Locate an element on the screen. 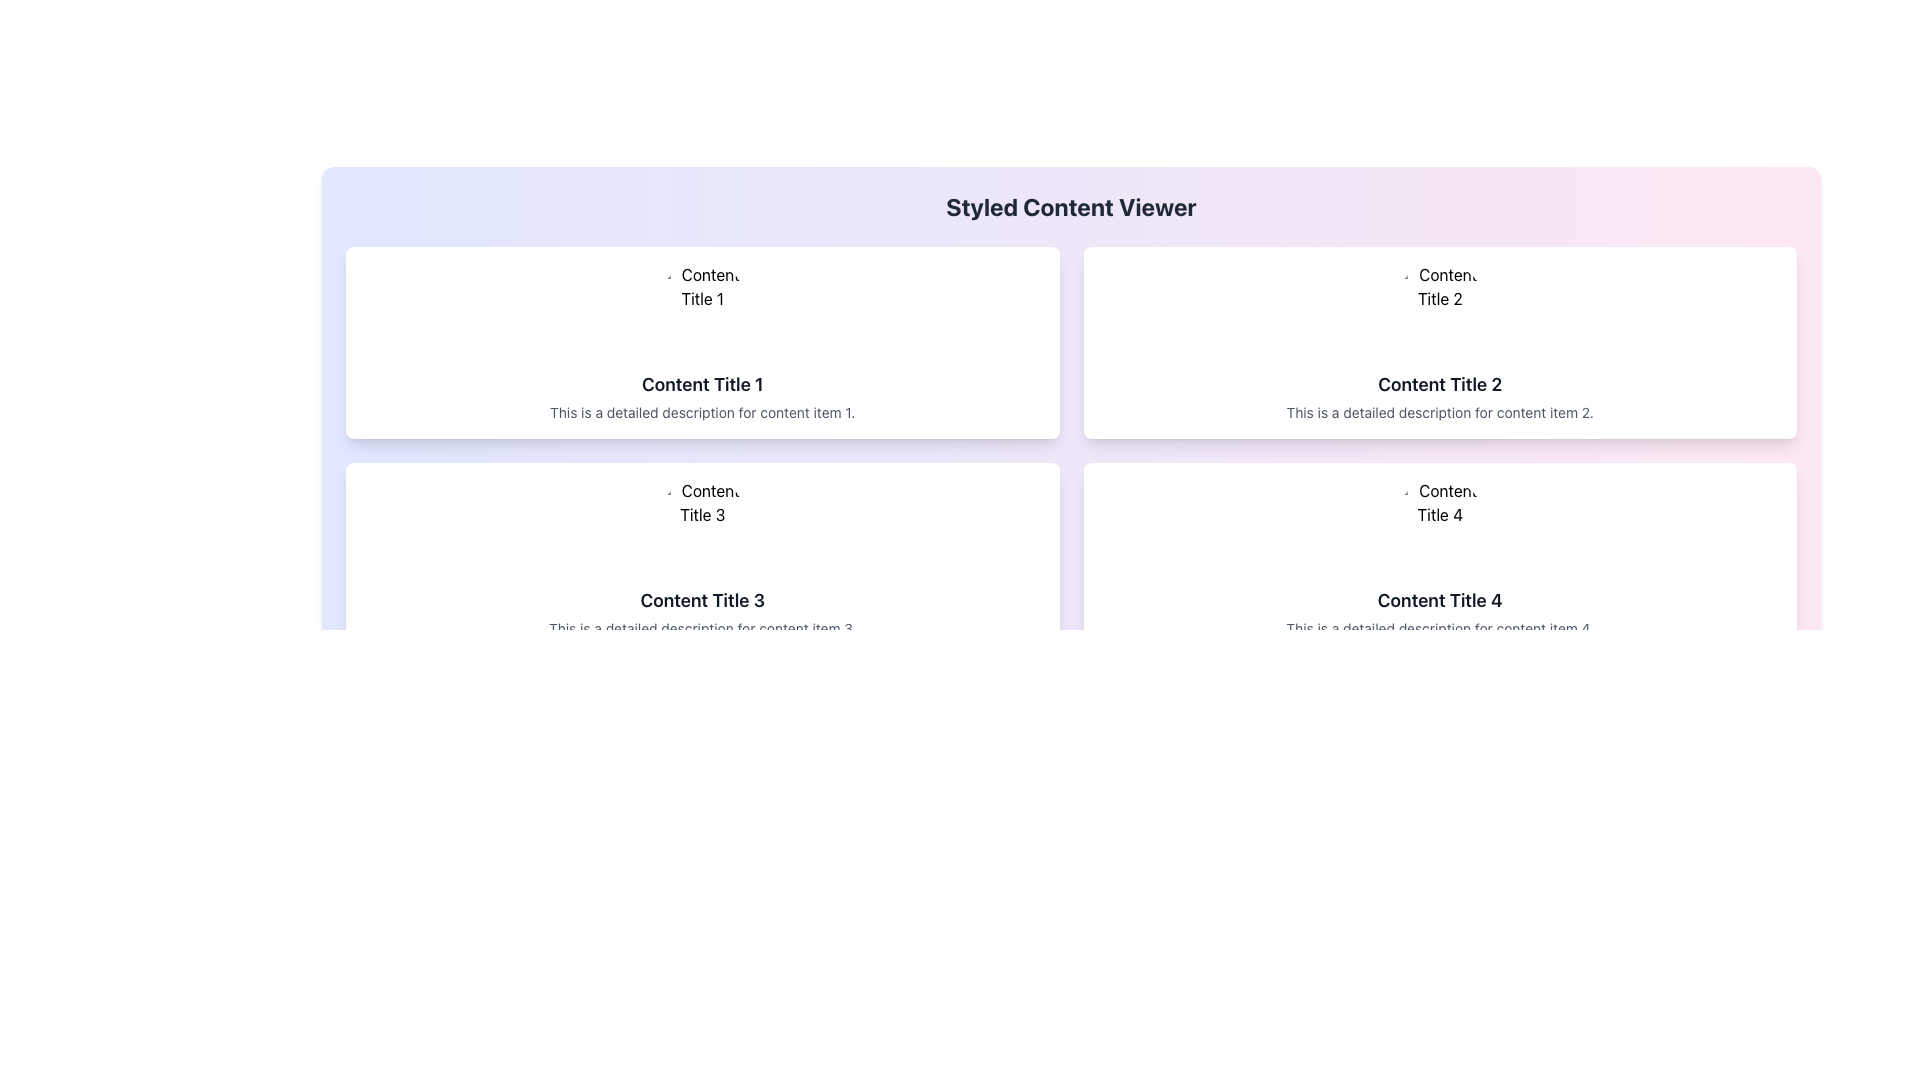  the descriptive text element located below 'Content Title 2' in the second content card is located at coordinates (1440, 411).